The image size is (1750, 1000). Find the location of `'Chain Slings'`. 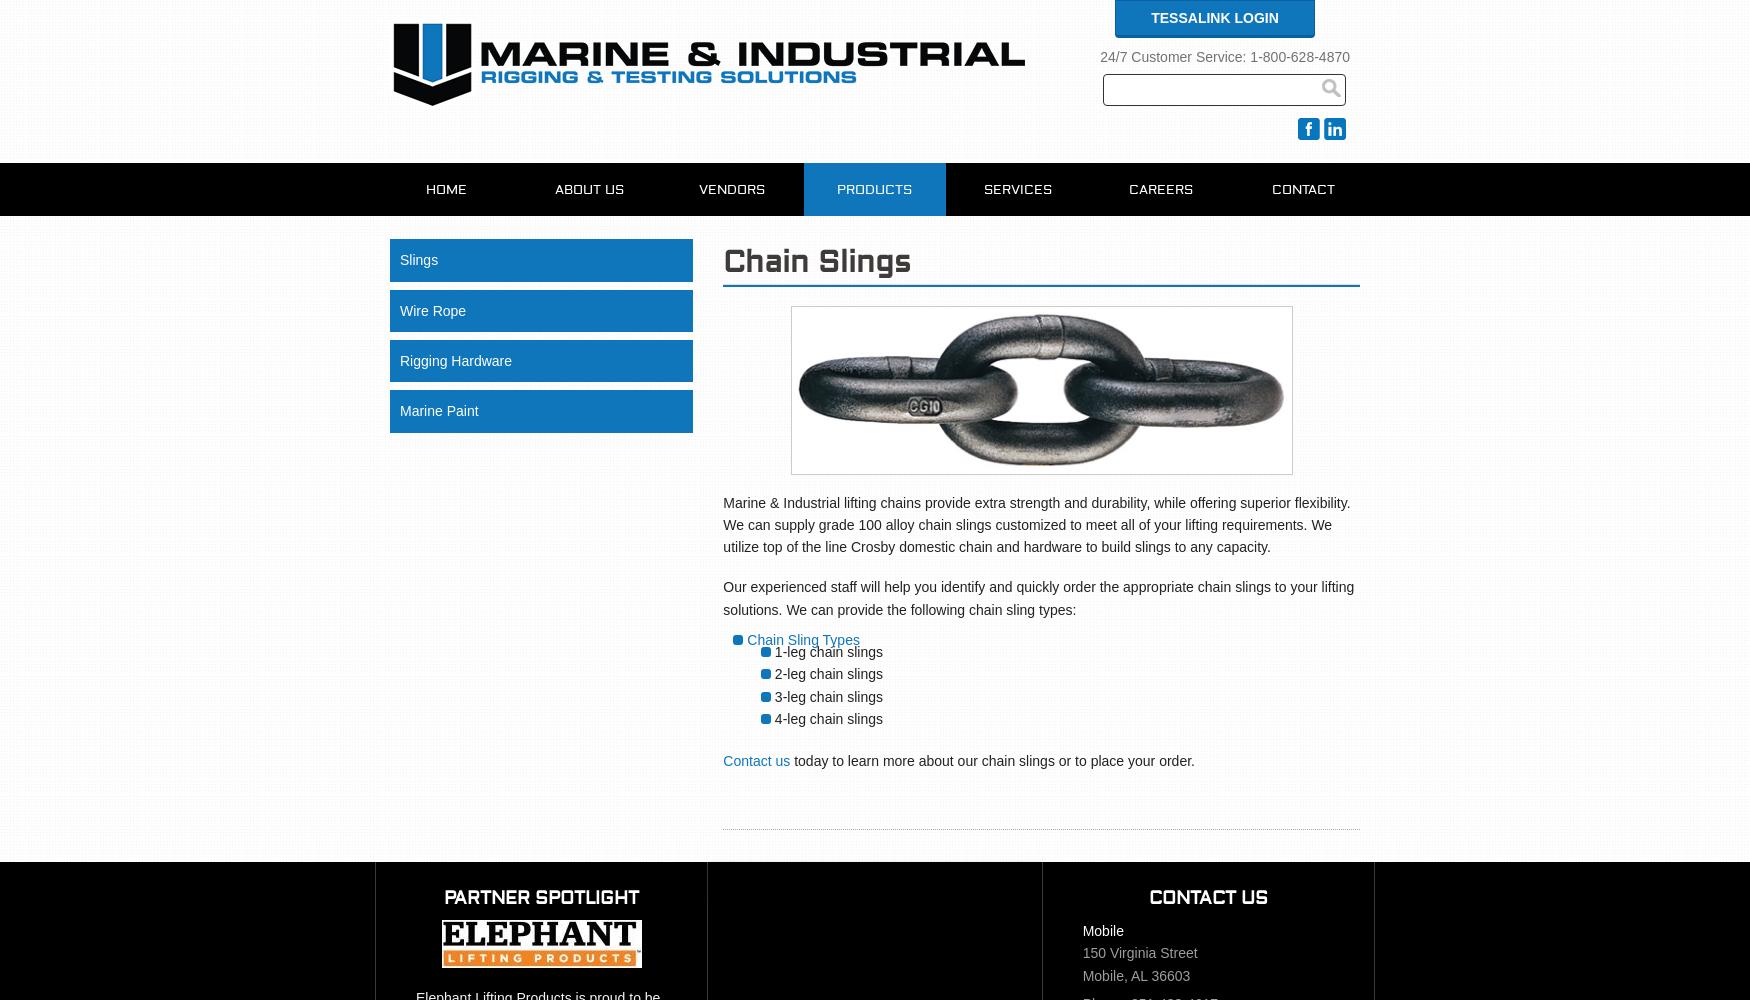

'Chain Slings' is located at coordinates (817, 262).